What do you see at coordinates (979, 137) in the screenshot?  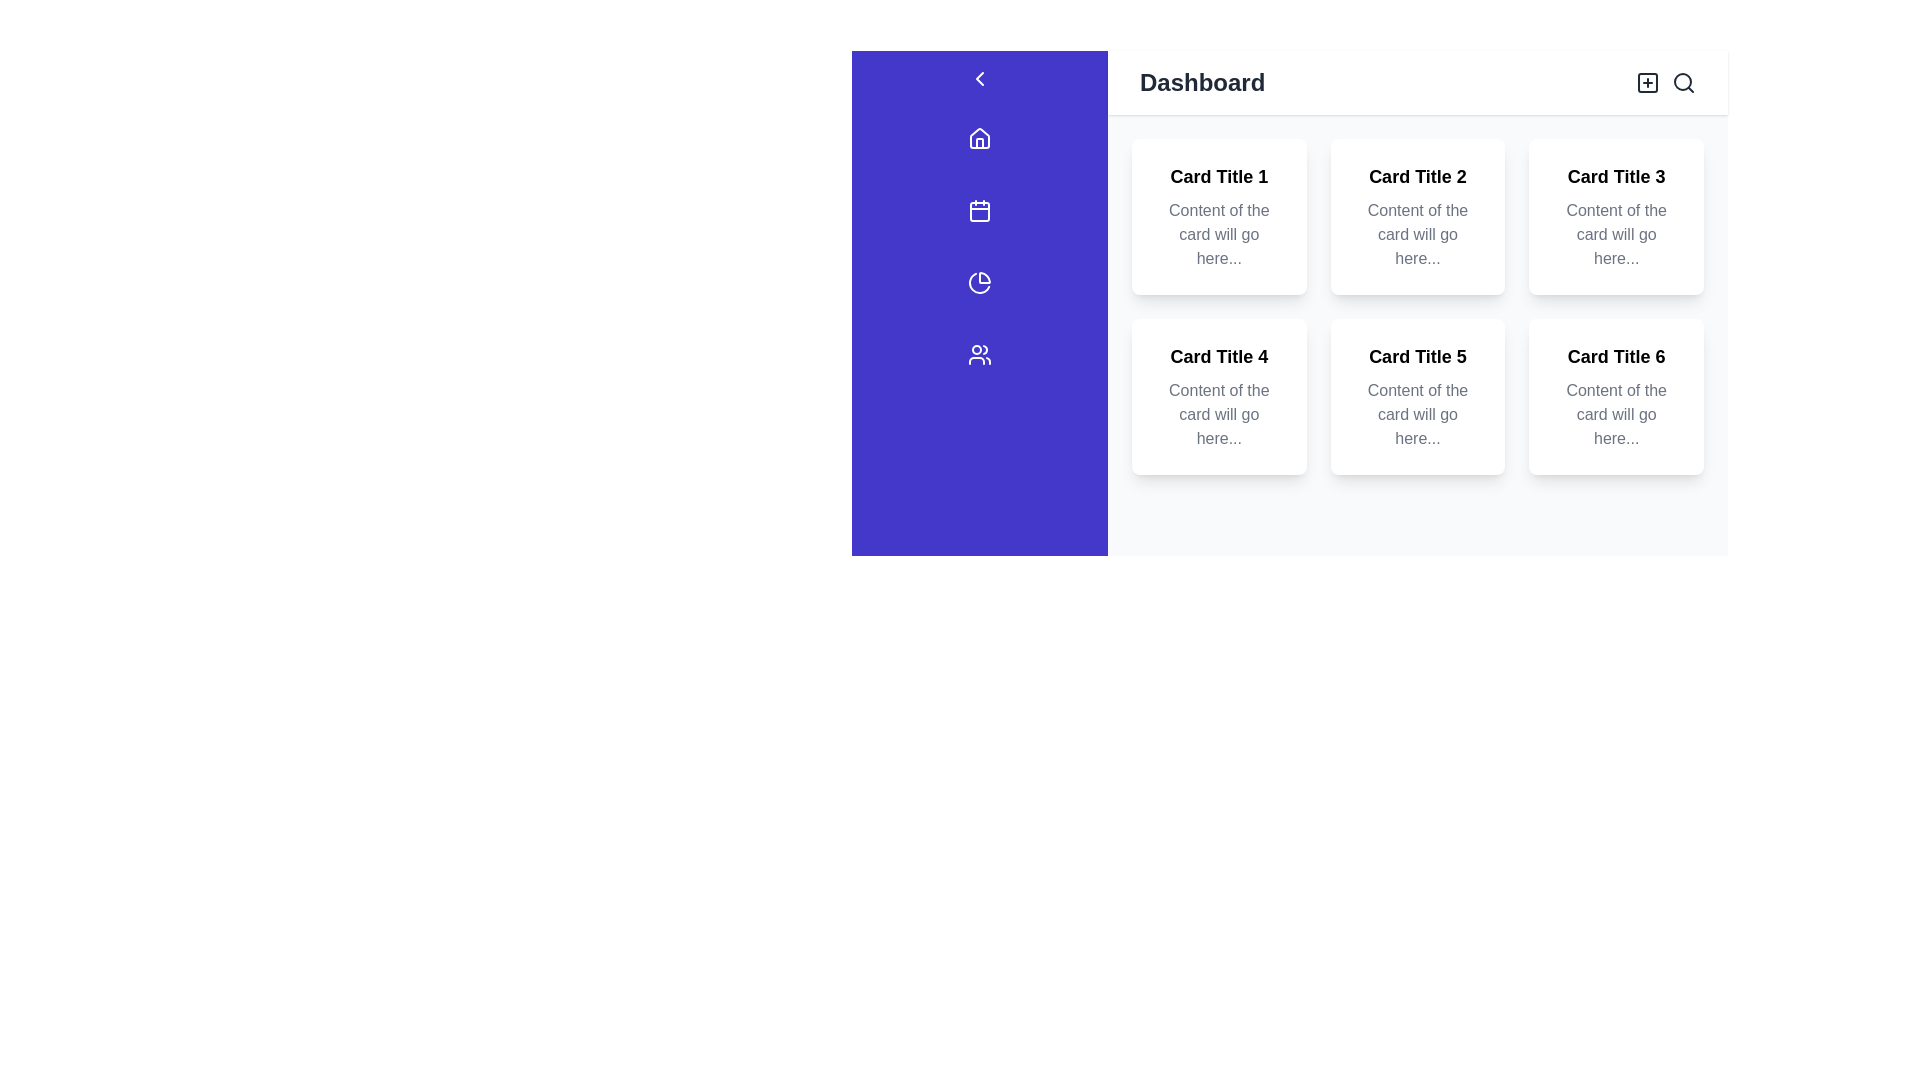 I see `the home-themed icon located at the top of the navigation bar` at bounding box center [979, 137].